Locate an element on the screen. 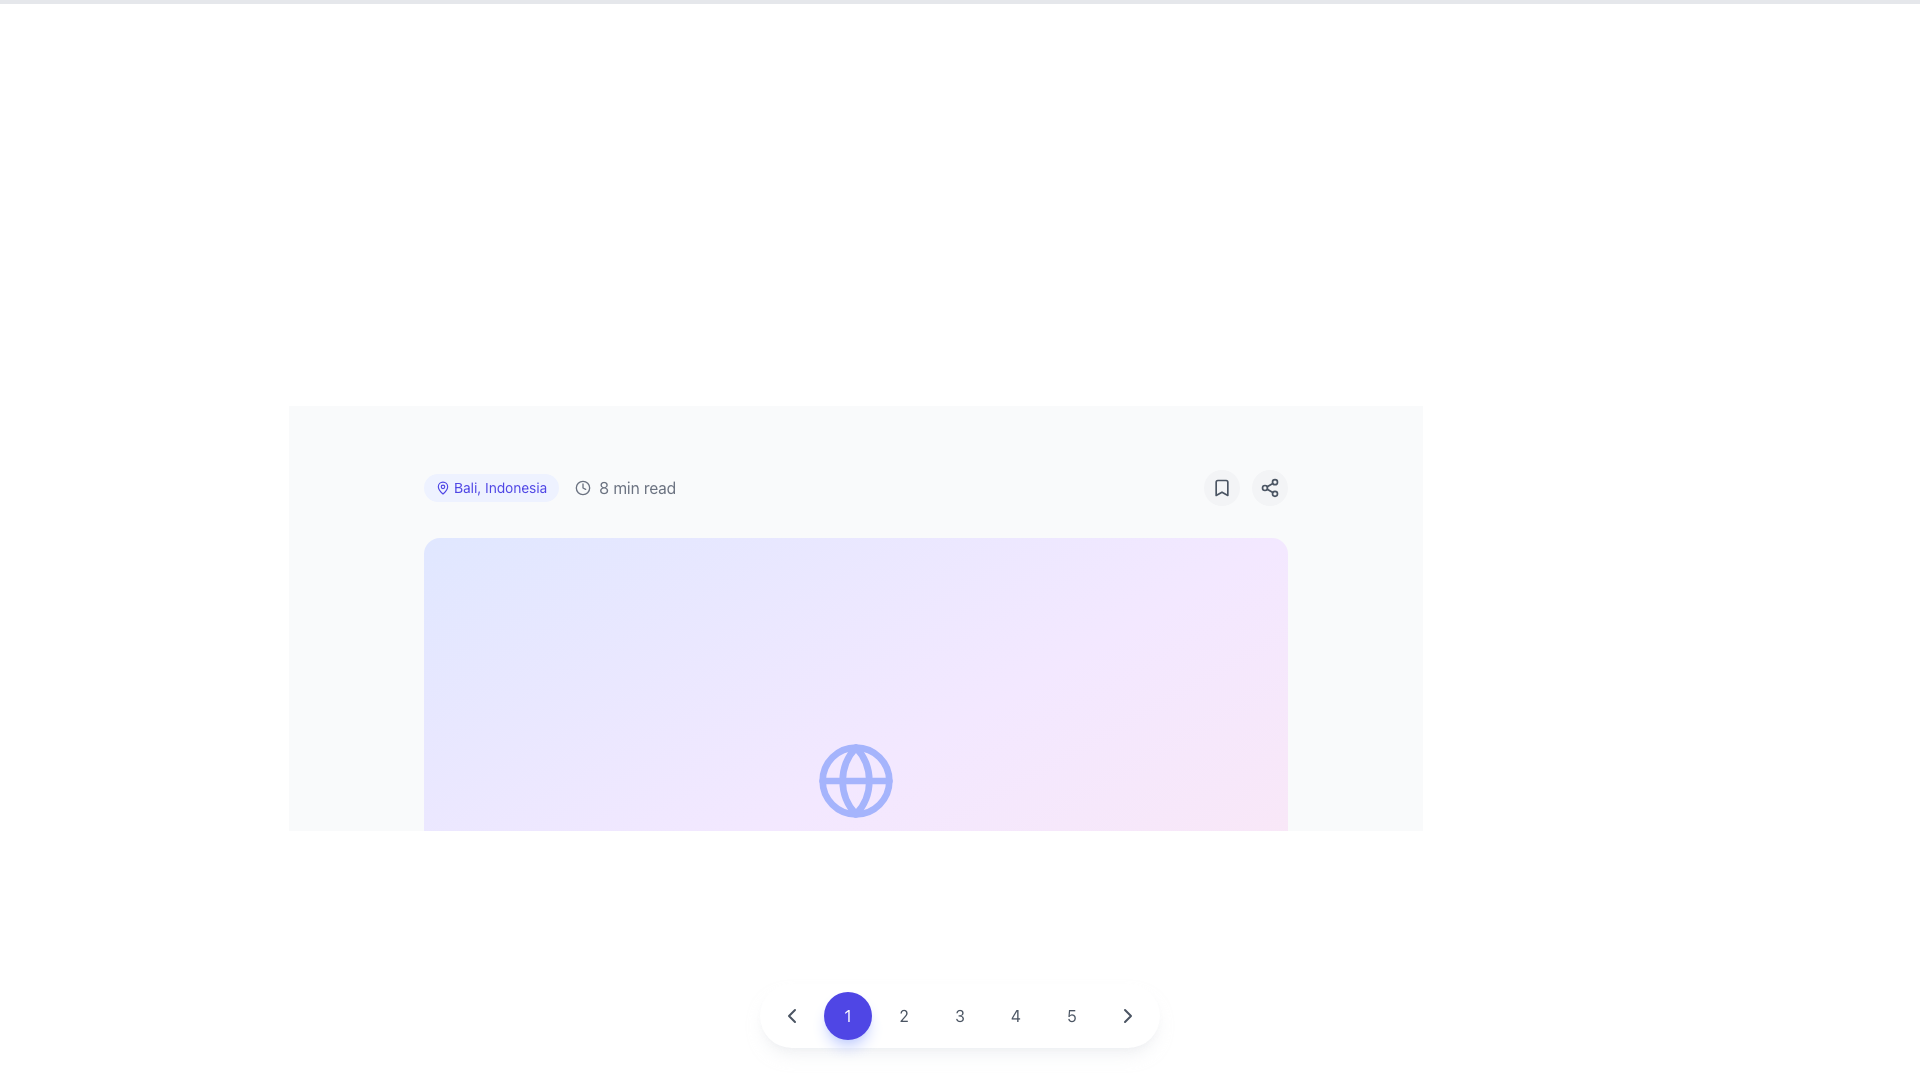 The width and height of the screenshot is (1920, 1080). the leftmost icon button in the carousel navigation control is located at coordinates (791, 1015).